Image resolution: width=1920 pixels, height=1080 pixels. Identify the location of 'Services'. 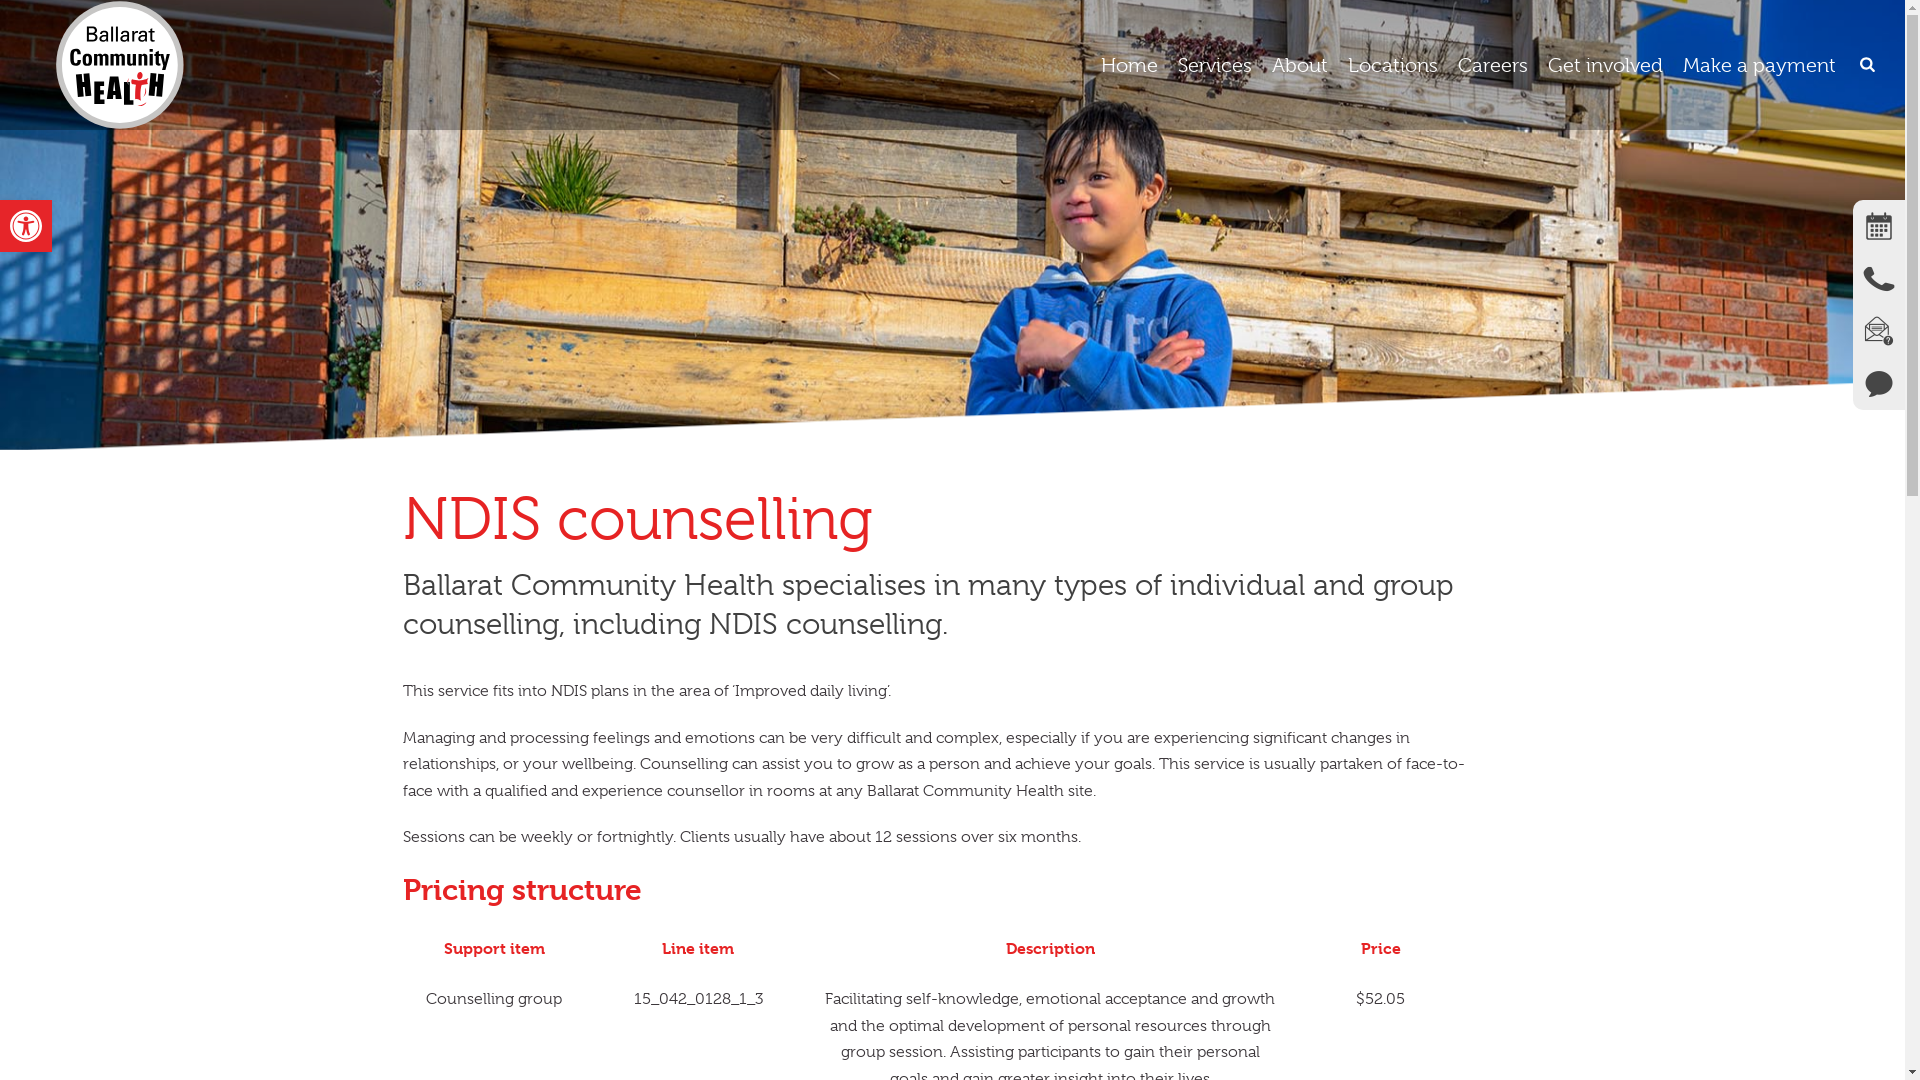
(1213, 64).